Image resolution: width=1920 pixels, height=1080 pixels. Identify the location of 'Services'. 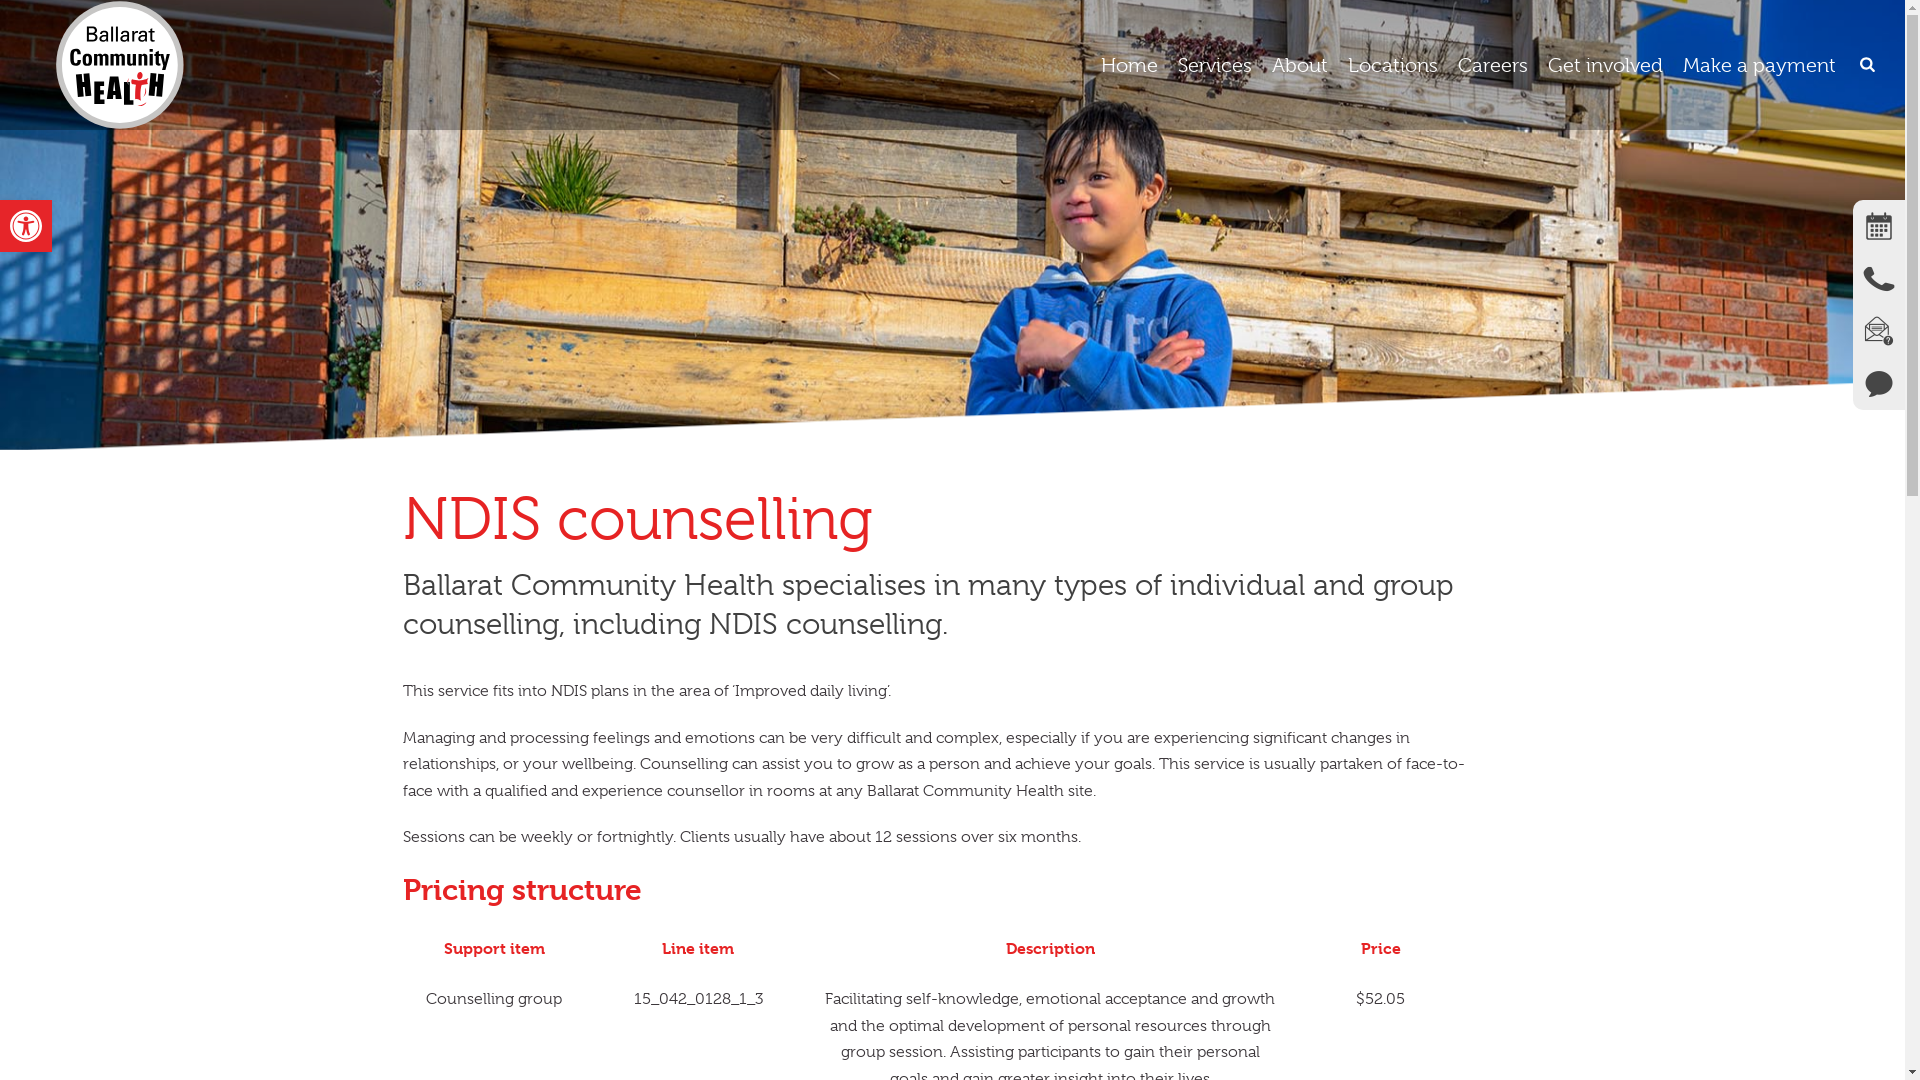
(1213, 64).